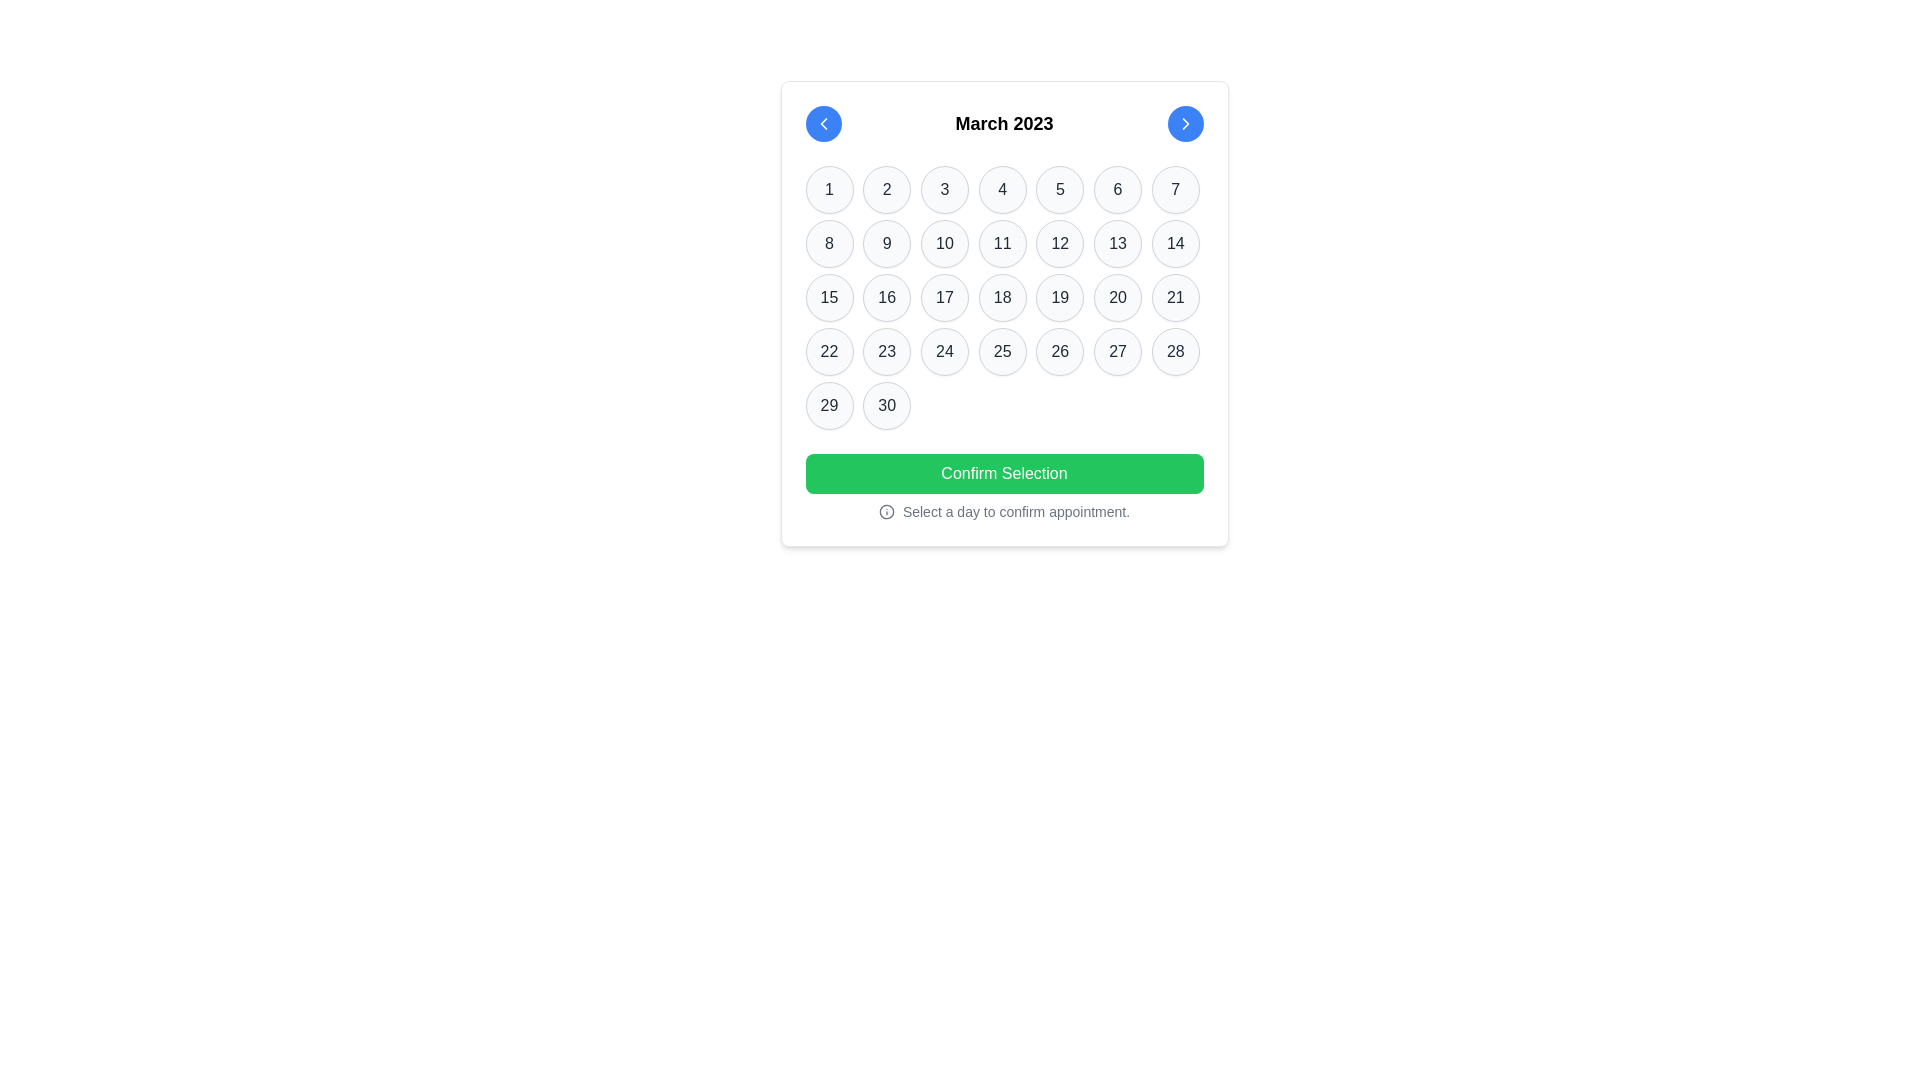 This screenshot has width=1920, height=1080. What do you see at coordinates (1002, 242) in the screenshot?
I see `the button in the calendar that allows users` at bounding box center [1002, 242].